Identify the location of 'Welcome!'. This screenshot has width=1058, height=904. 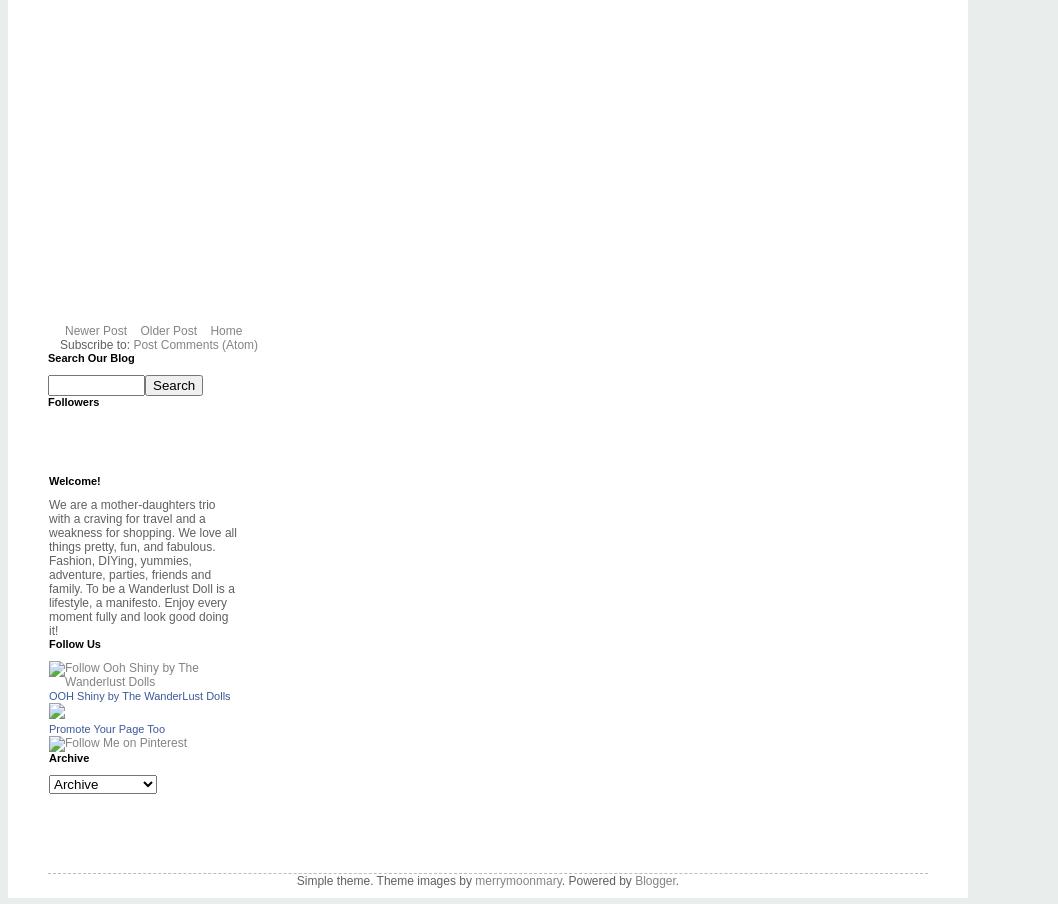
(74, 479).